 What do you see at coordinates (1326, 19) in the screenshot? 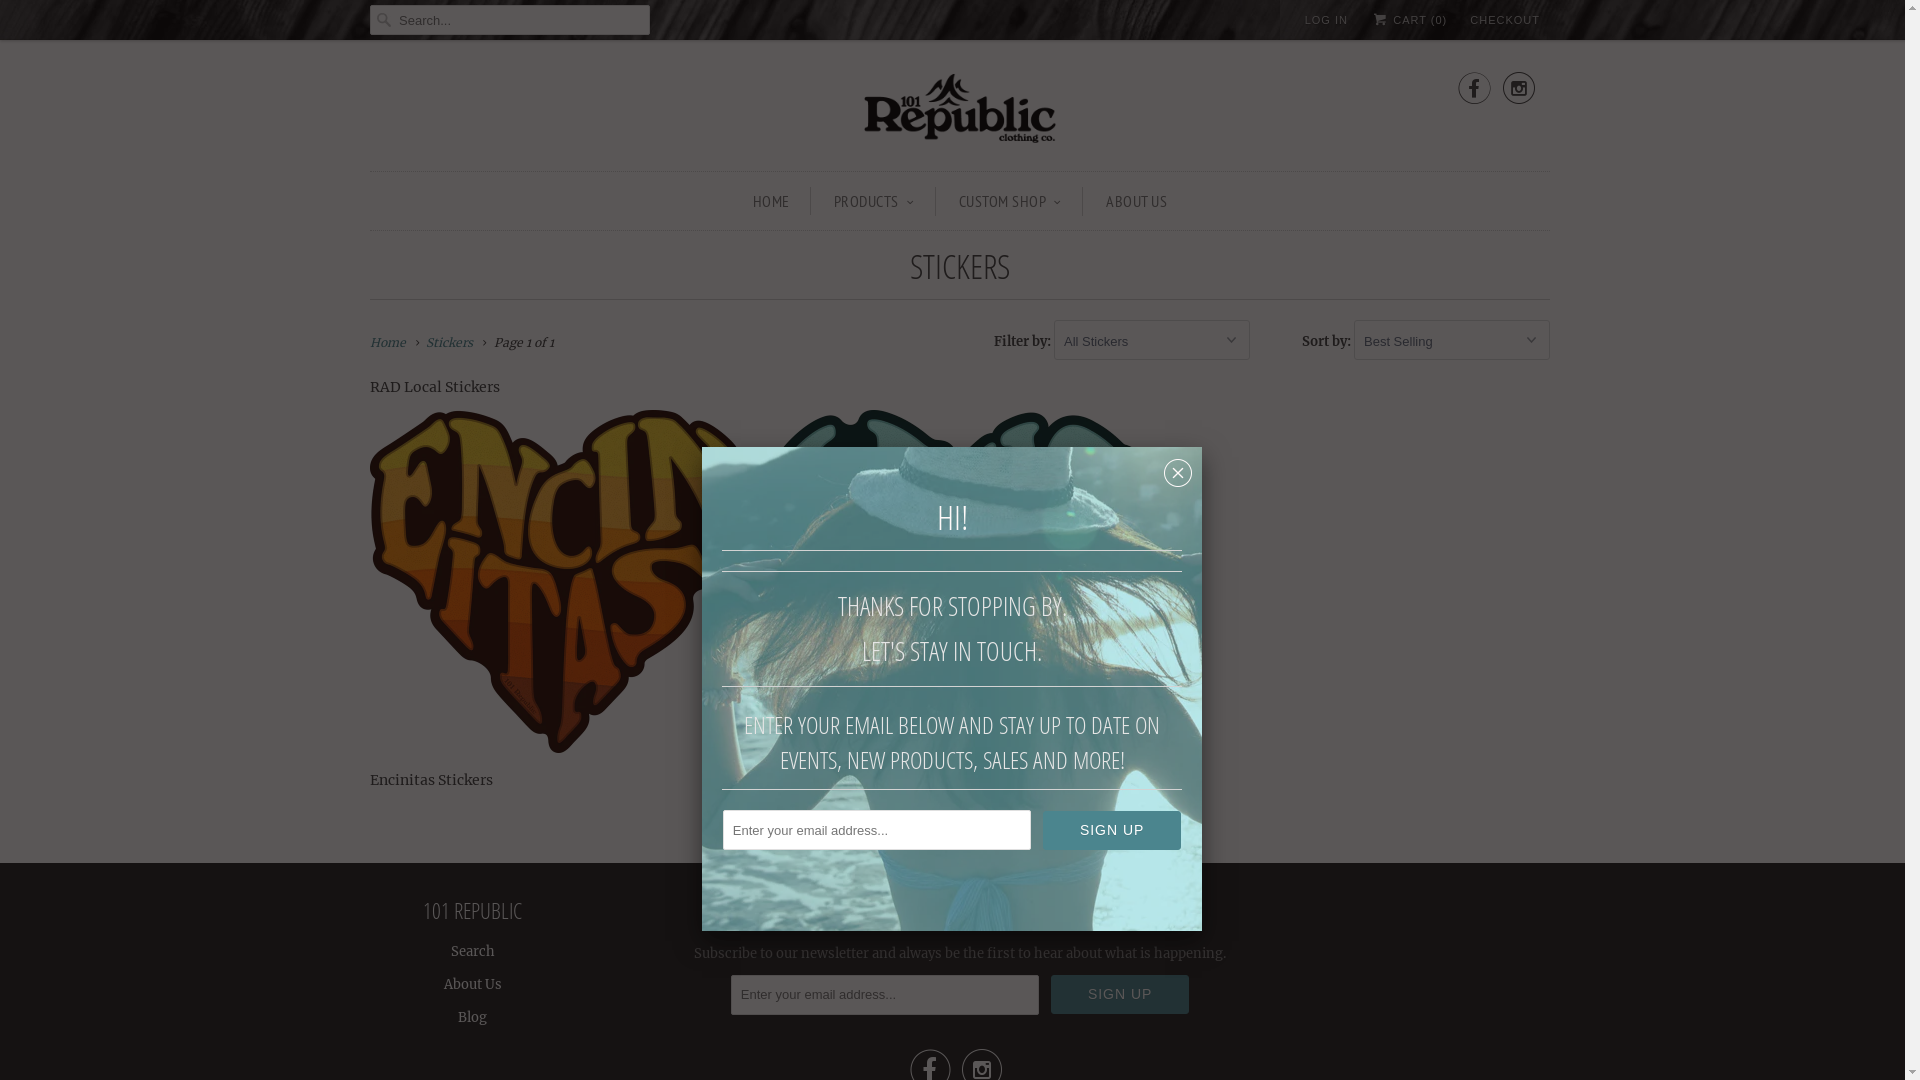
I see `'LOG IN'` at bounding box center [1326, 19].